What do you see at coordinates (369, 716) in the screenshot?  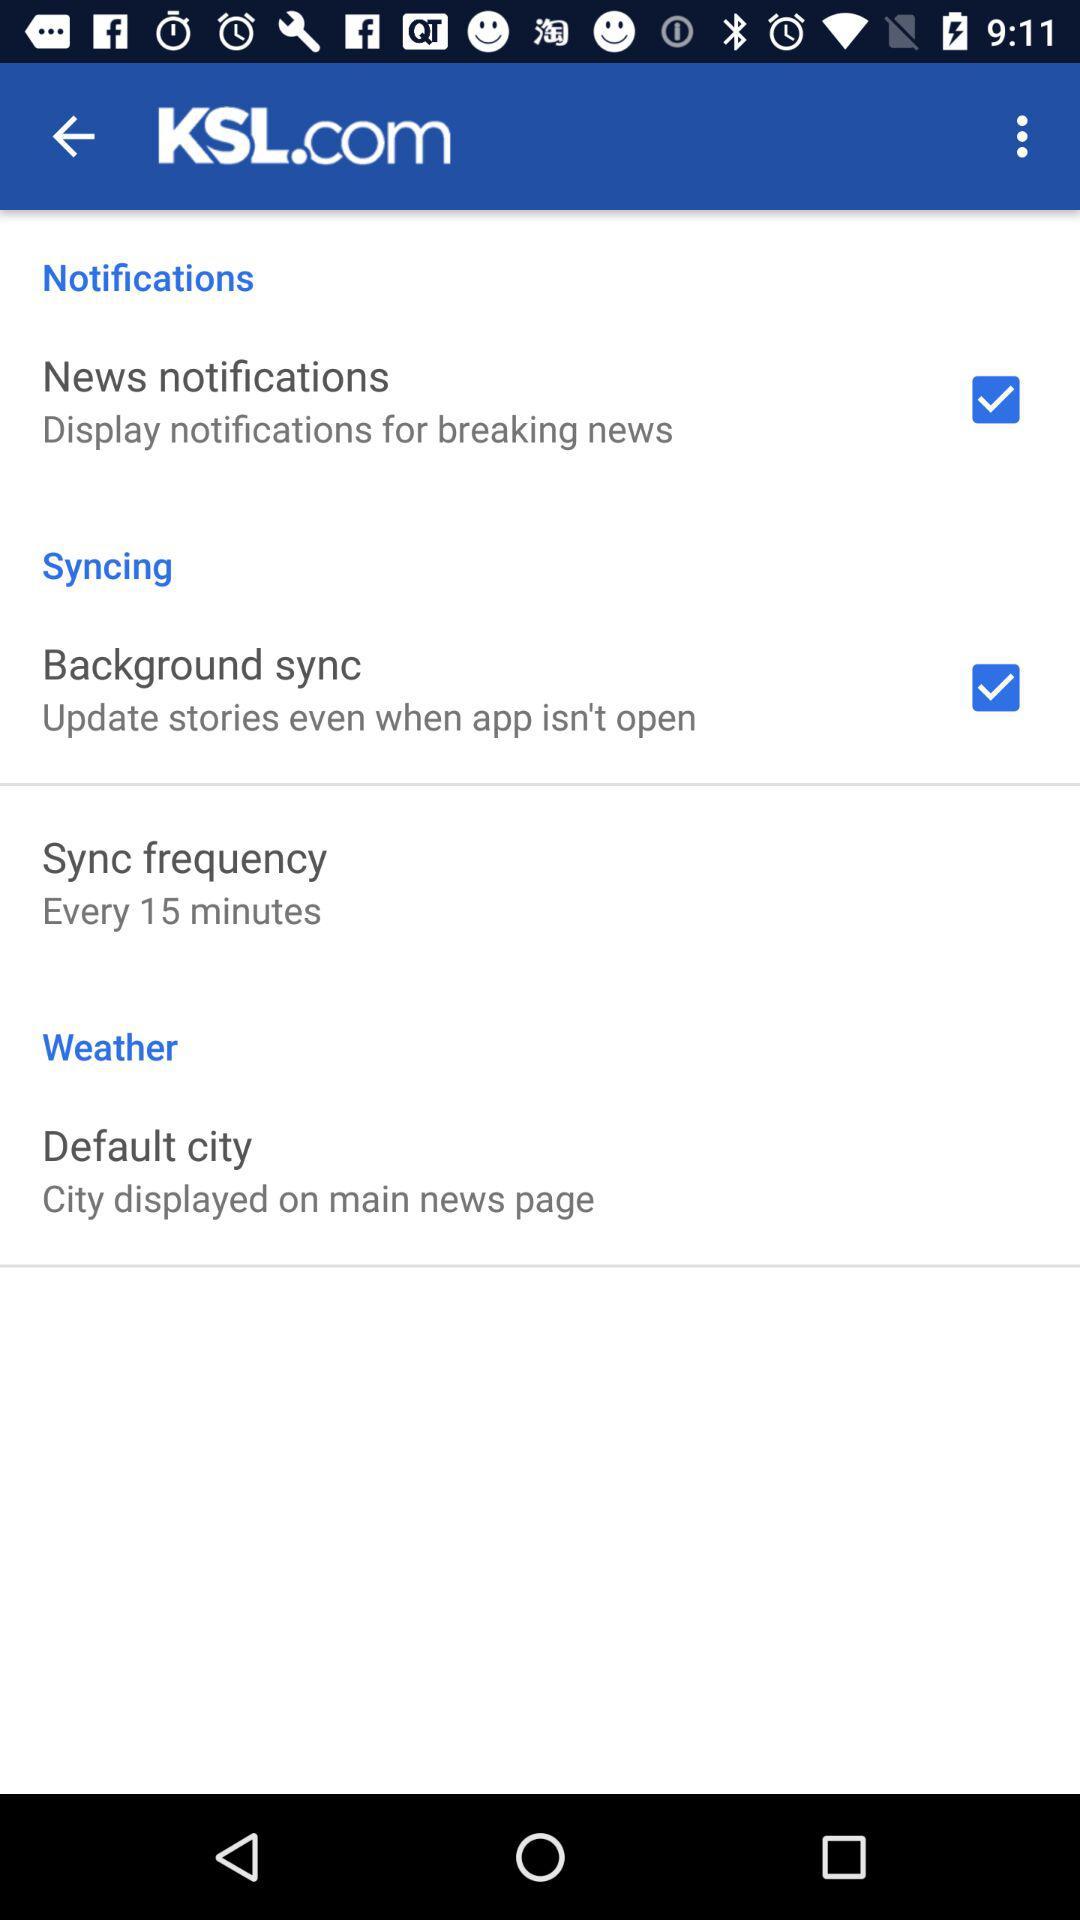 I see `the update stories even icon` at bounding box center [369, 716].